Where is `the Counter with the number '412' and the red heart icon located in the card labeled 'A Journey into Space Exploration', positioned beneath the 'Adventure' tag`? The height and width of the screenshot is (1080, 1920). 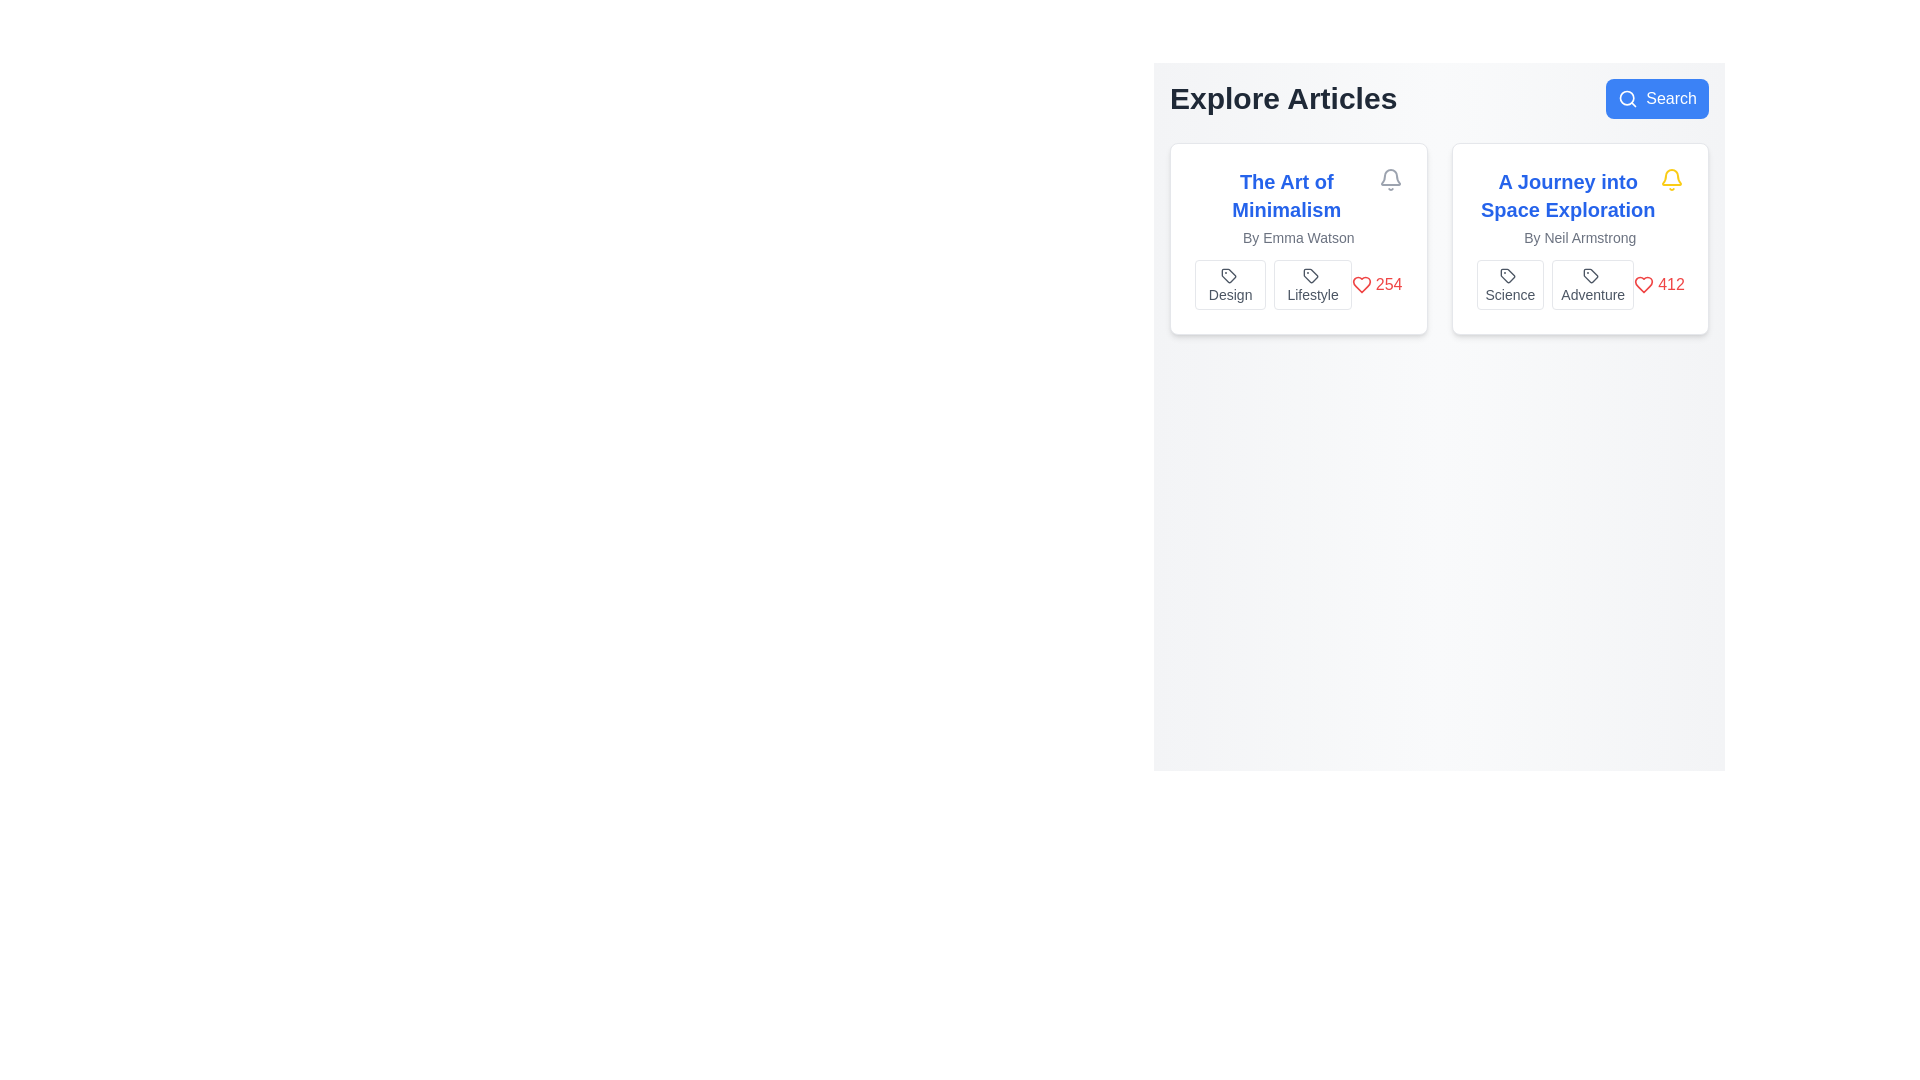 the Counter with the number '412' and the red heart icon located in the card labeled 'A Journey into Space Exploration', positioned beneath the 'Adventure' tag is located at coordinates (1659, 285).